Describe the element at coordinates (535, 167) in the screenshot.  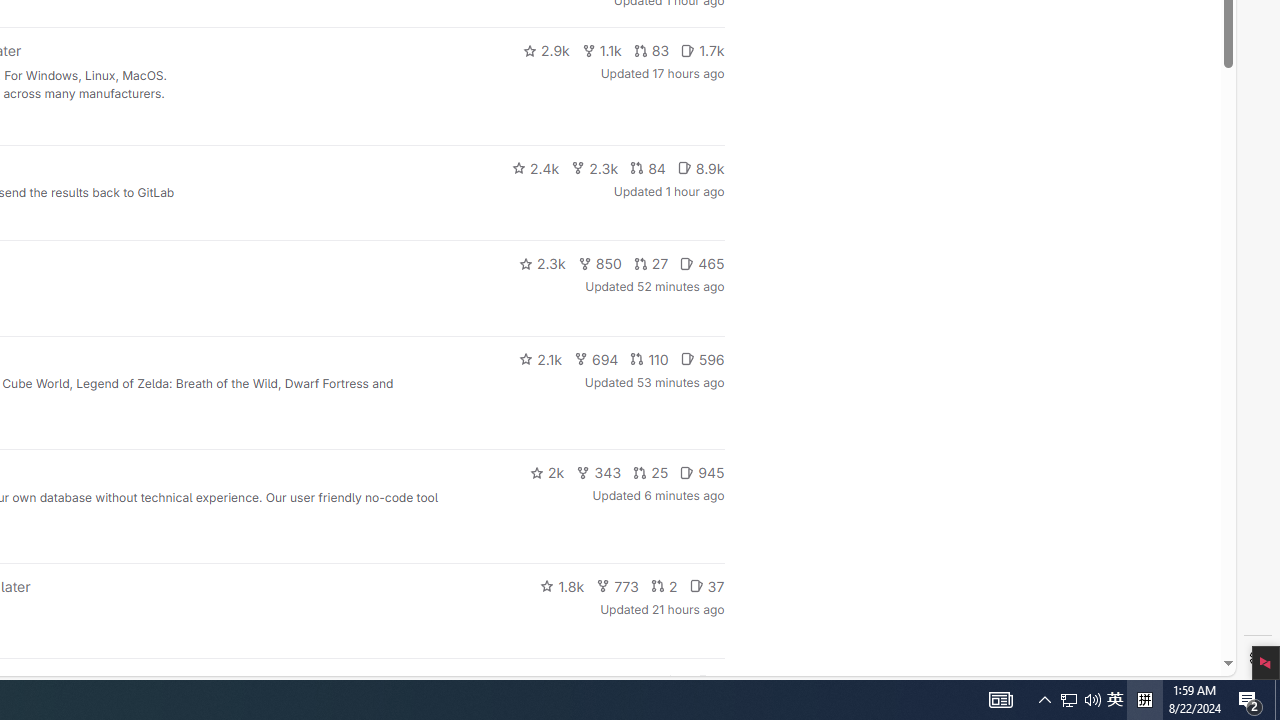
I see `'2.4k'` at that location.